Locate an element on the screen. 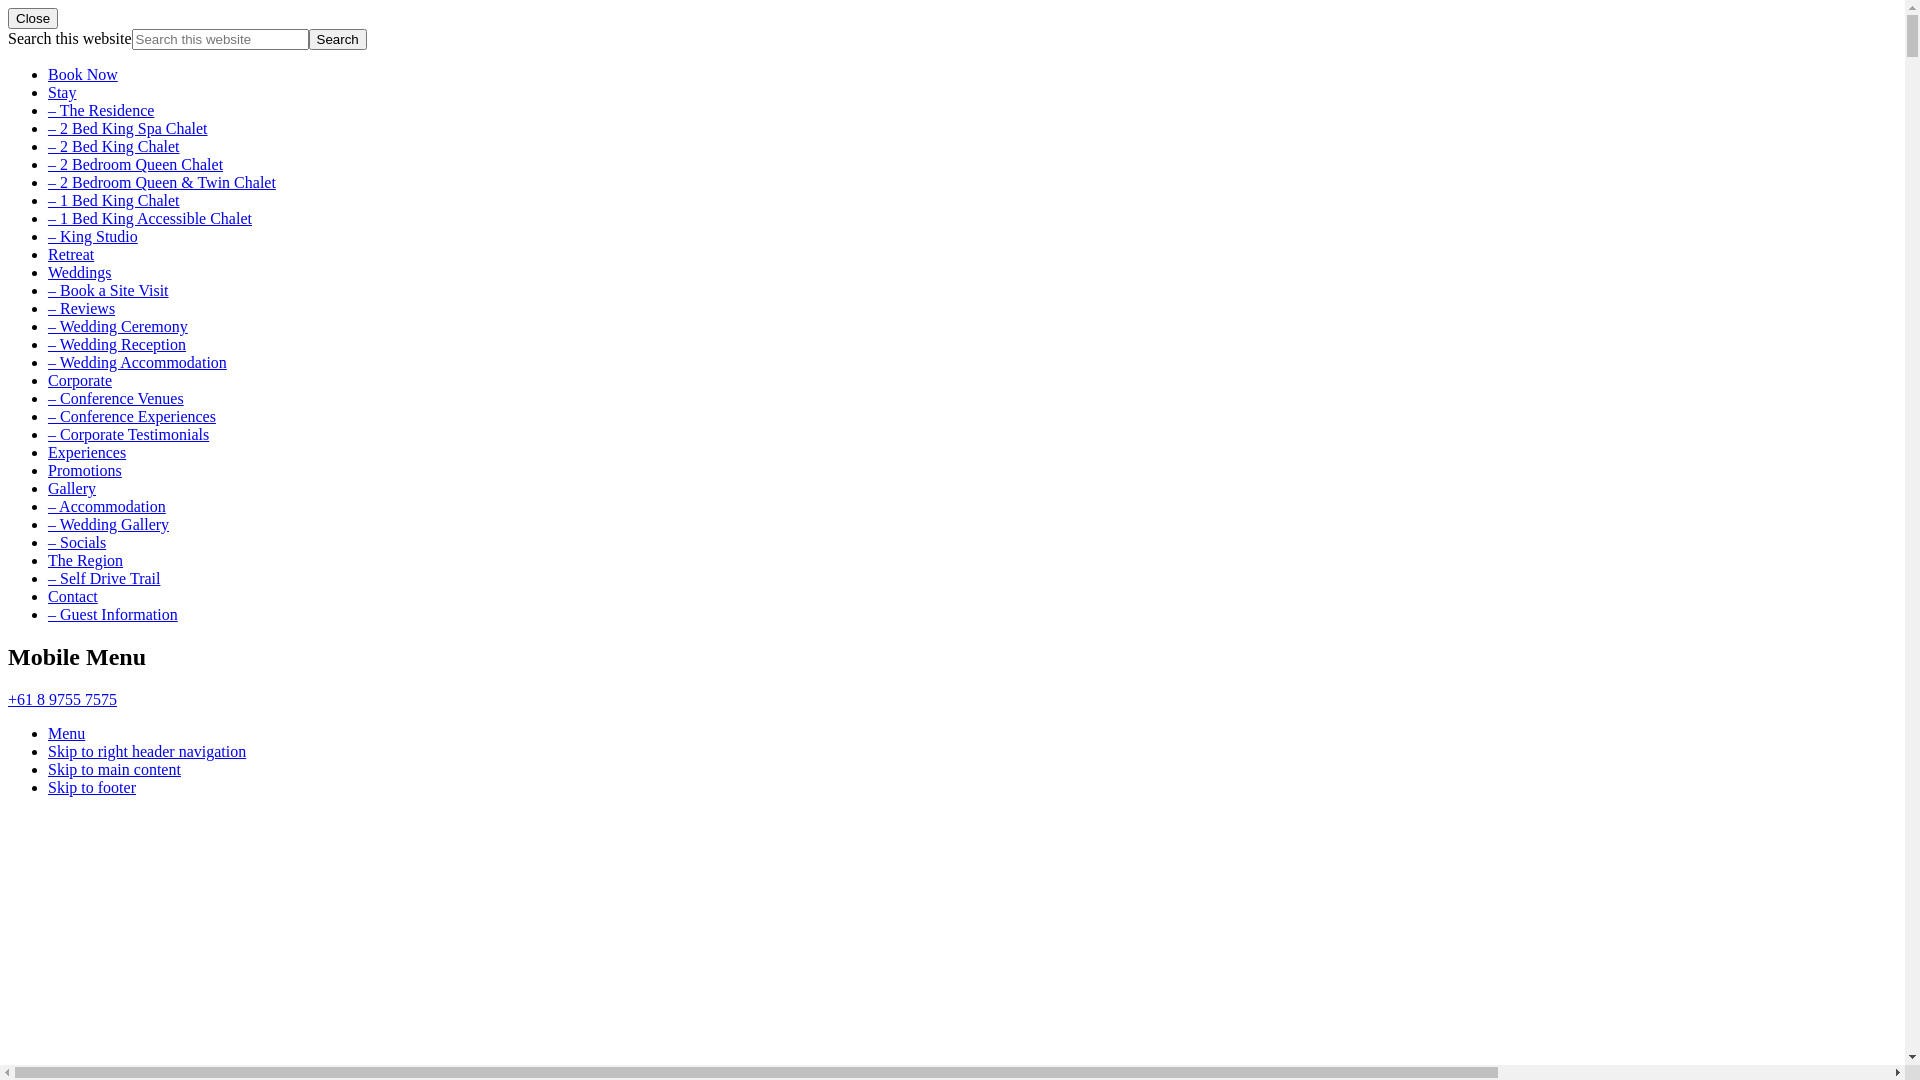 The image size is (1920, 1080). 'The Region' is located at coordinates (84, 560).